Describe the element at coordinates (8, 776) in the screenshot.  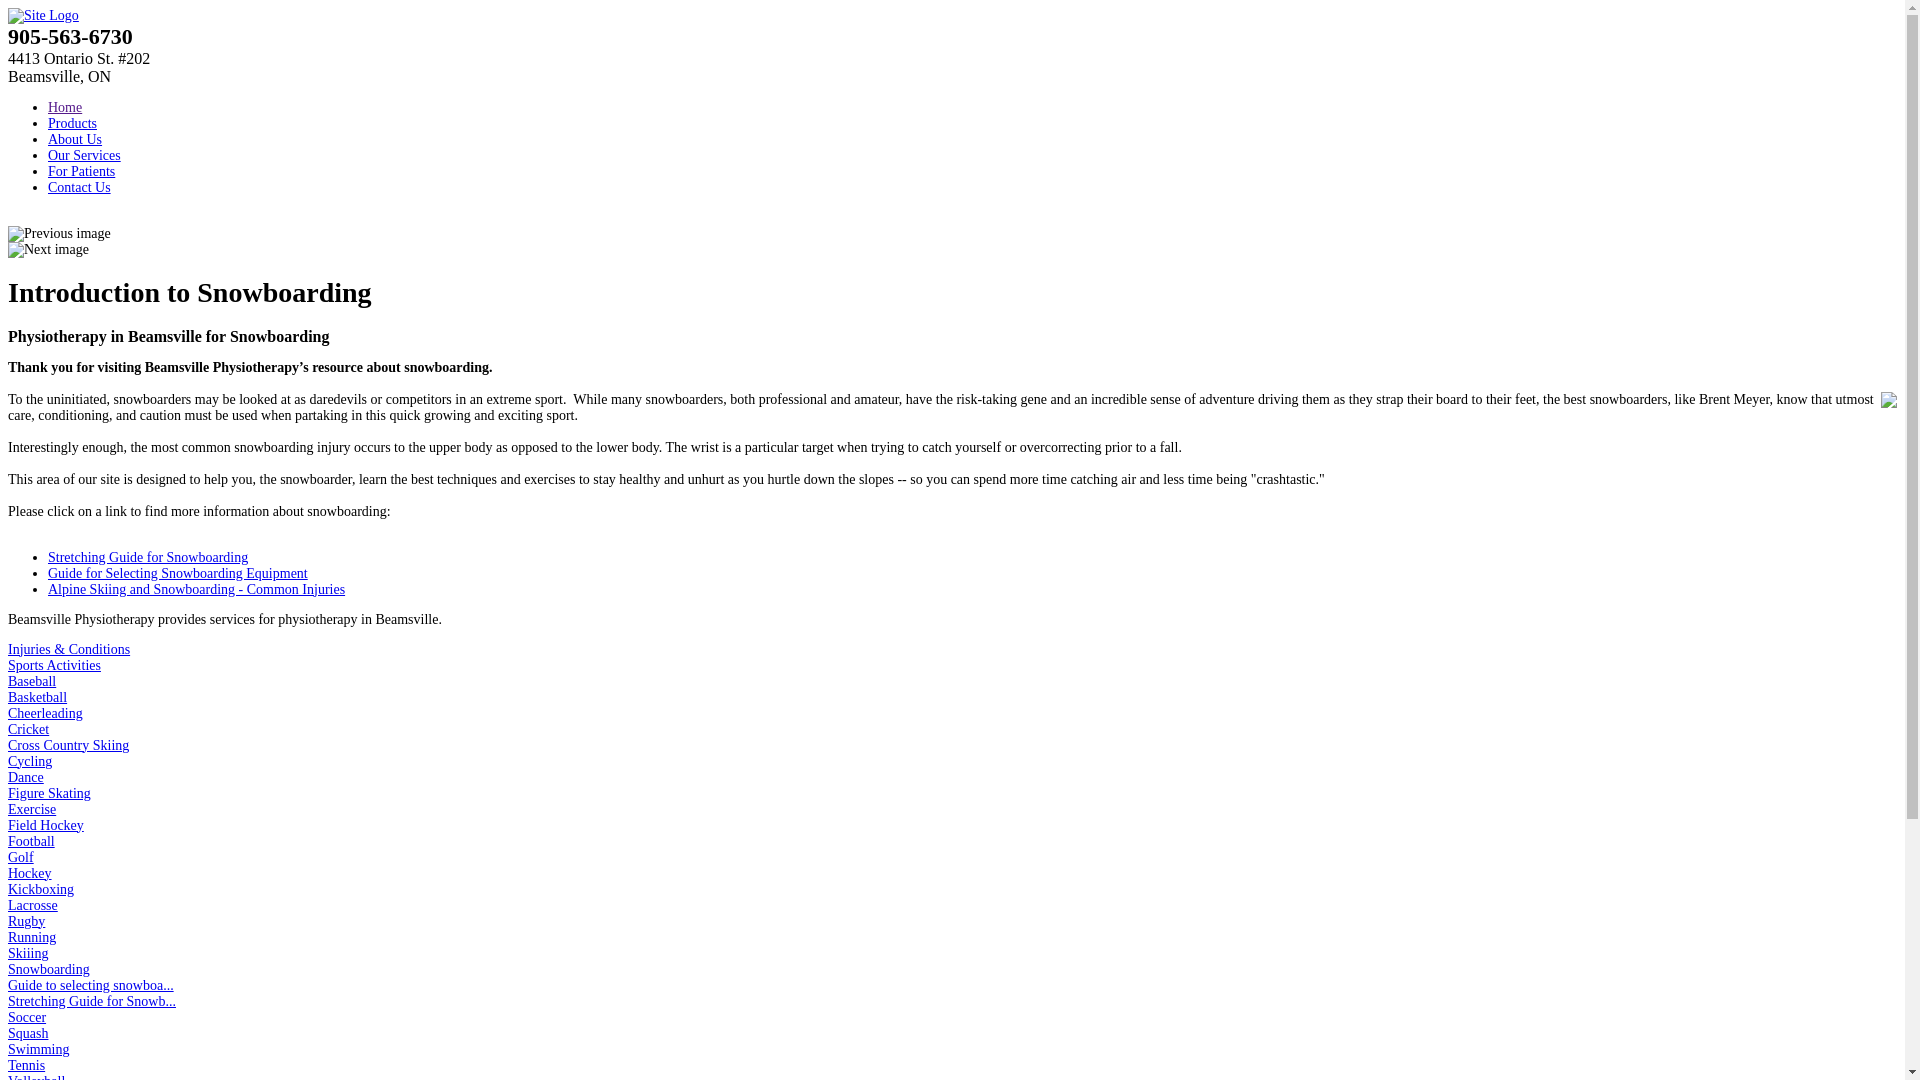
I see `'Dance'` at that location.